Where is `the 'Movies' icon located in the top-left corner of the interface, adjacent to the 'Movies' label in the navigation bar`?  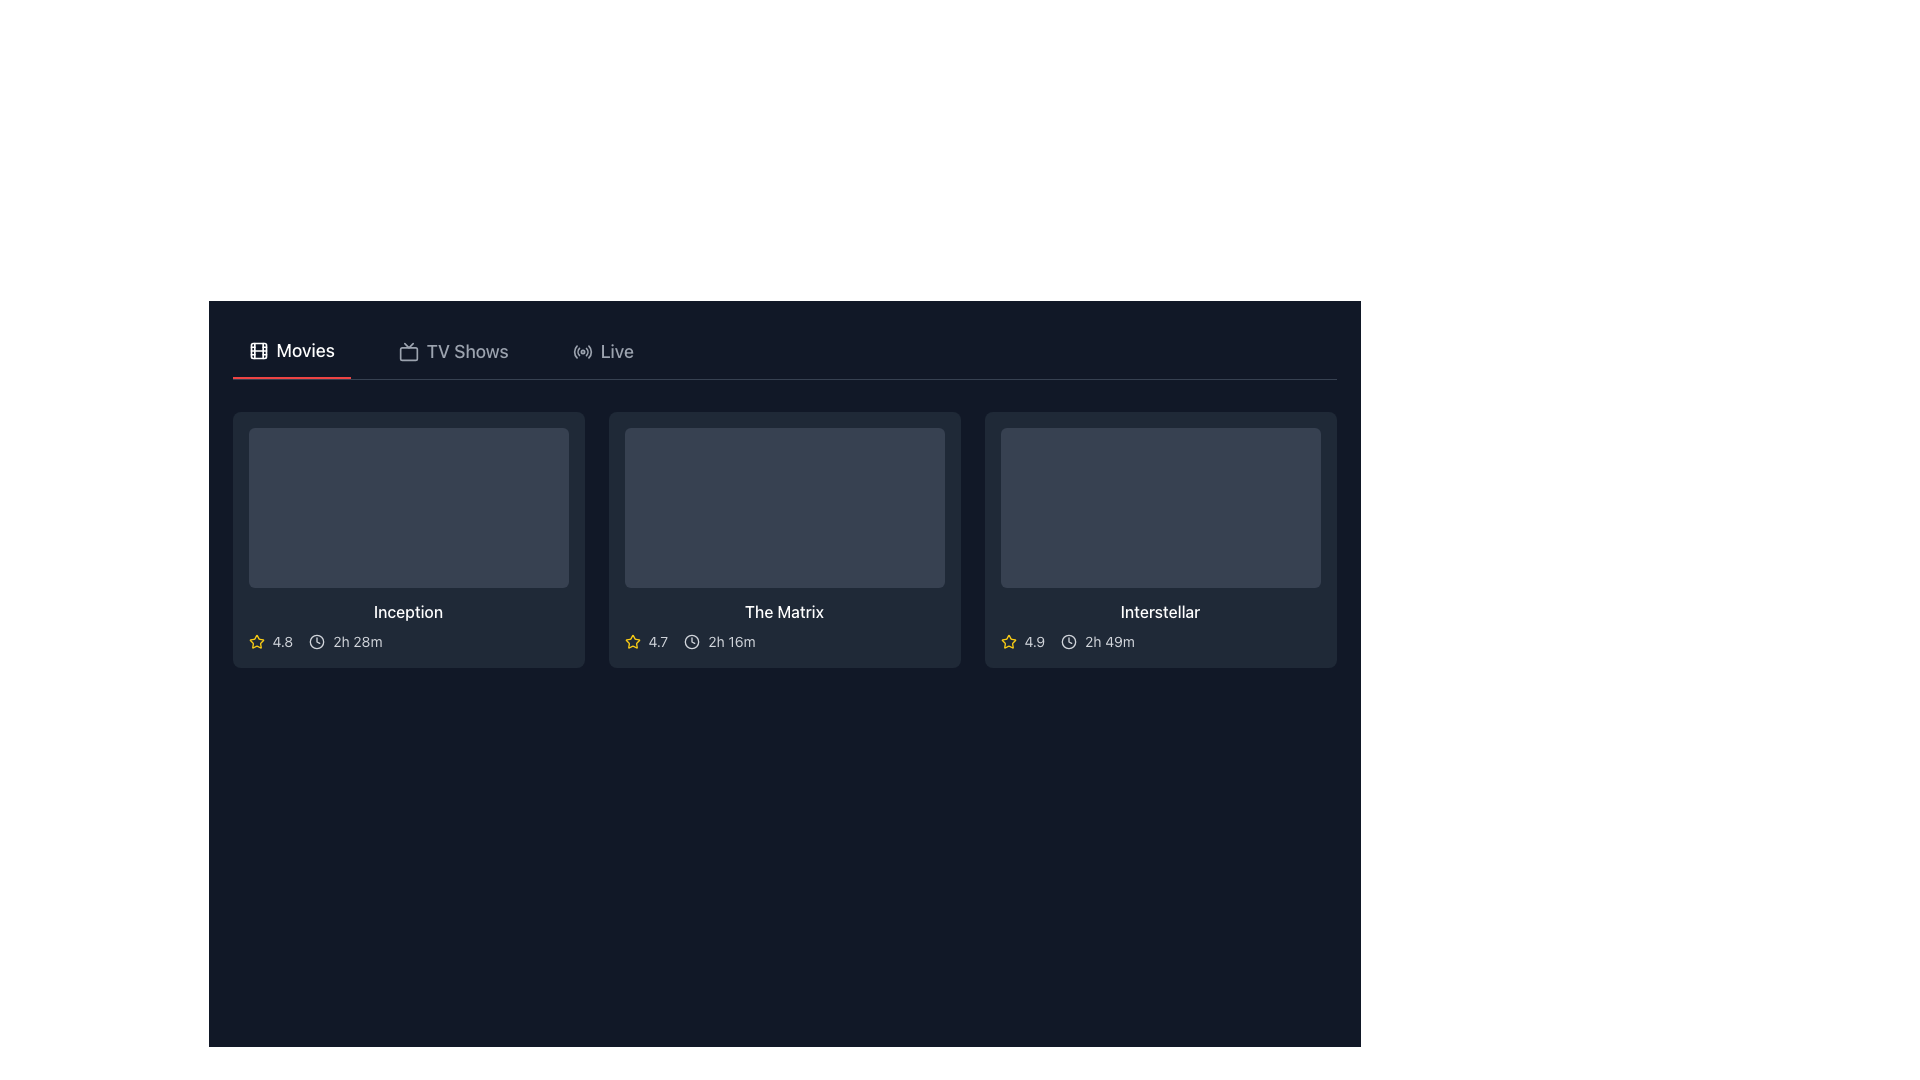
the 'Movies' icon located in the top-left corner of the interface, adjacent to the 'Movies' label in the navigation bar is located at coordinates (257, 350).